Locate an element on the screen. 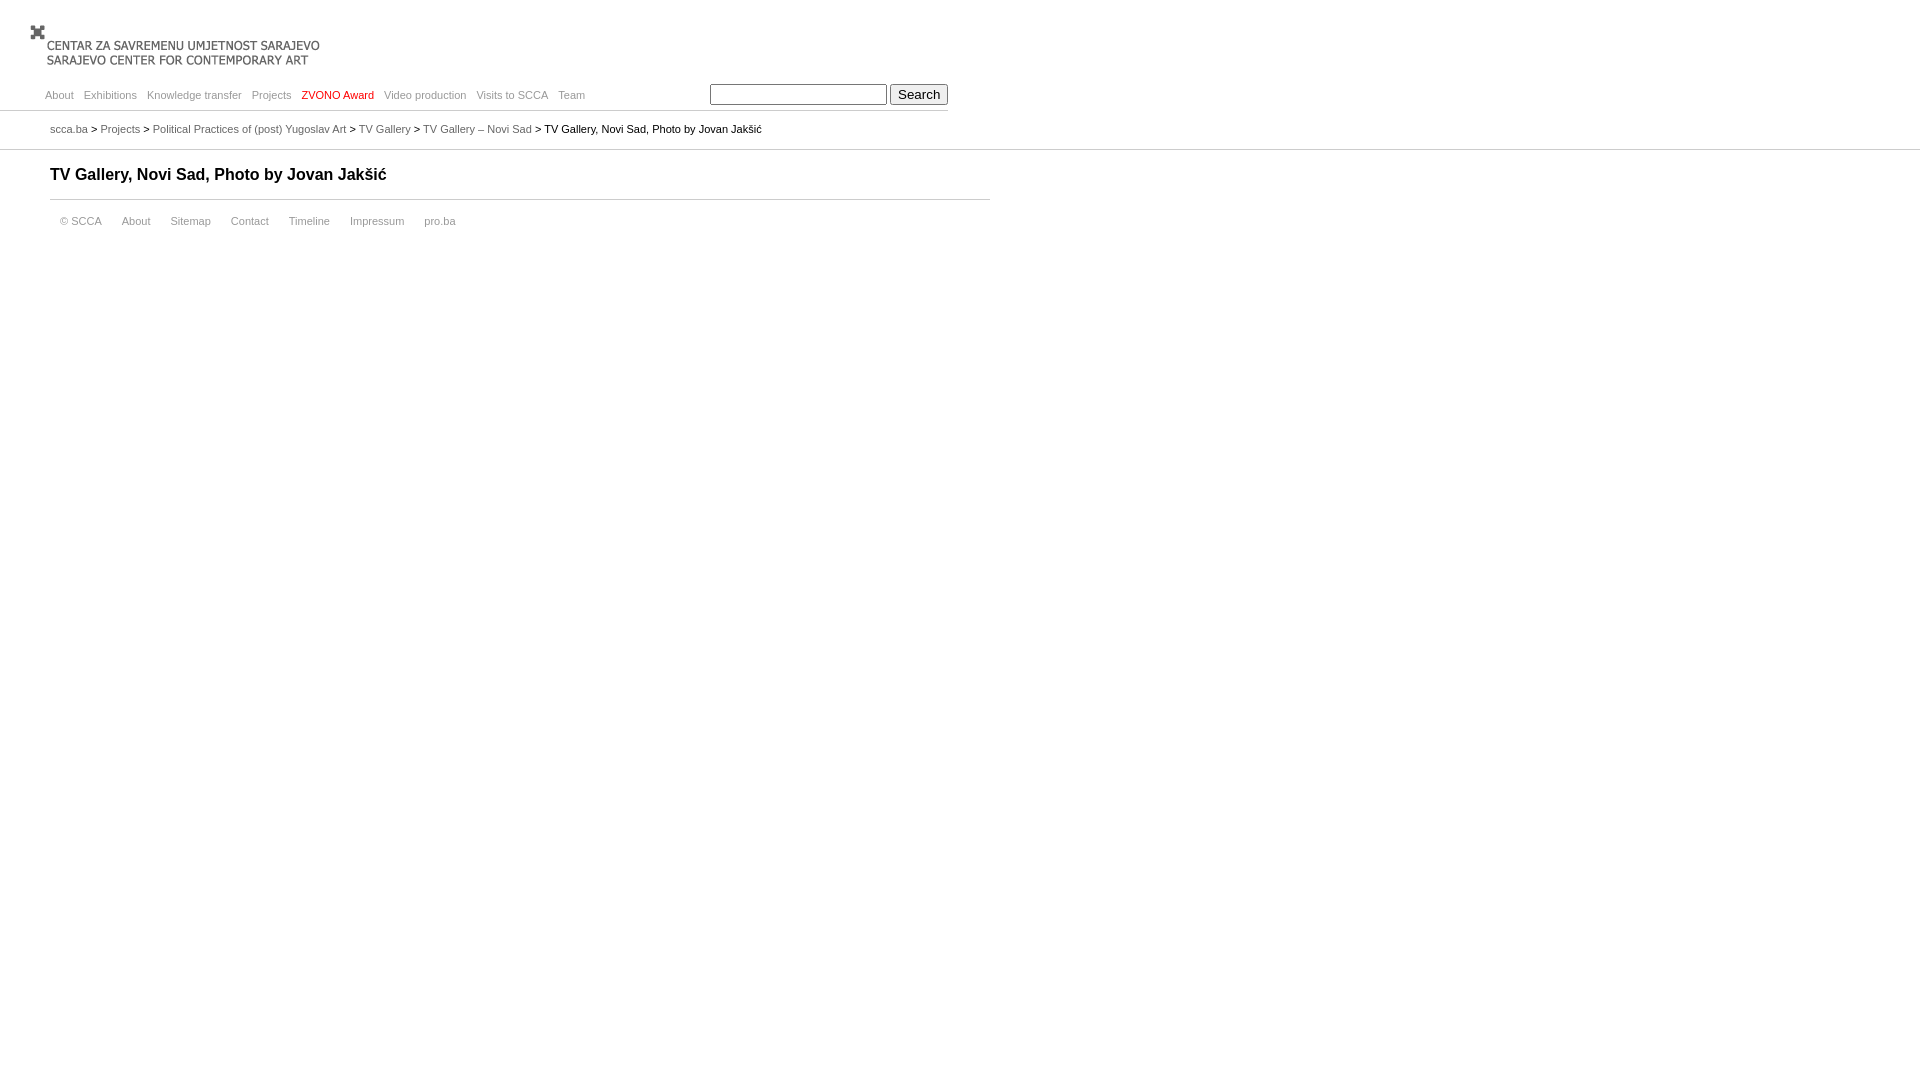  'Sitemap' is located at coordinates (190, 220).